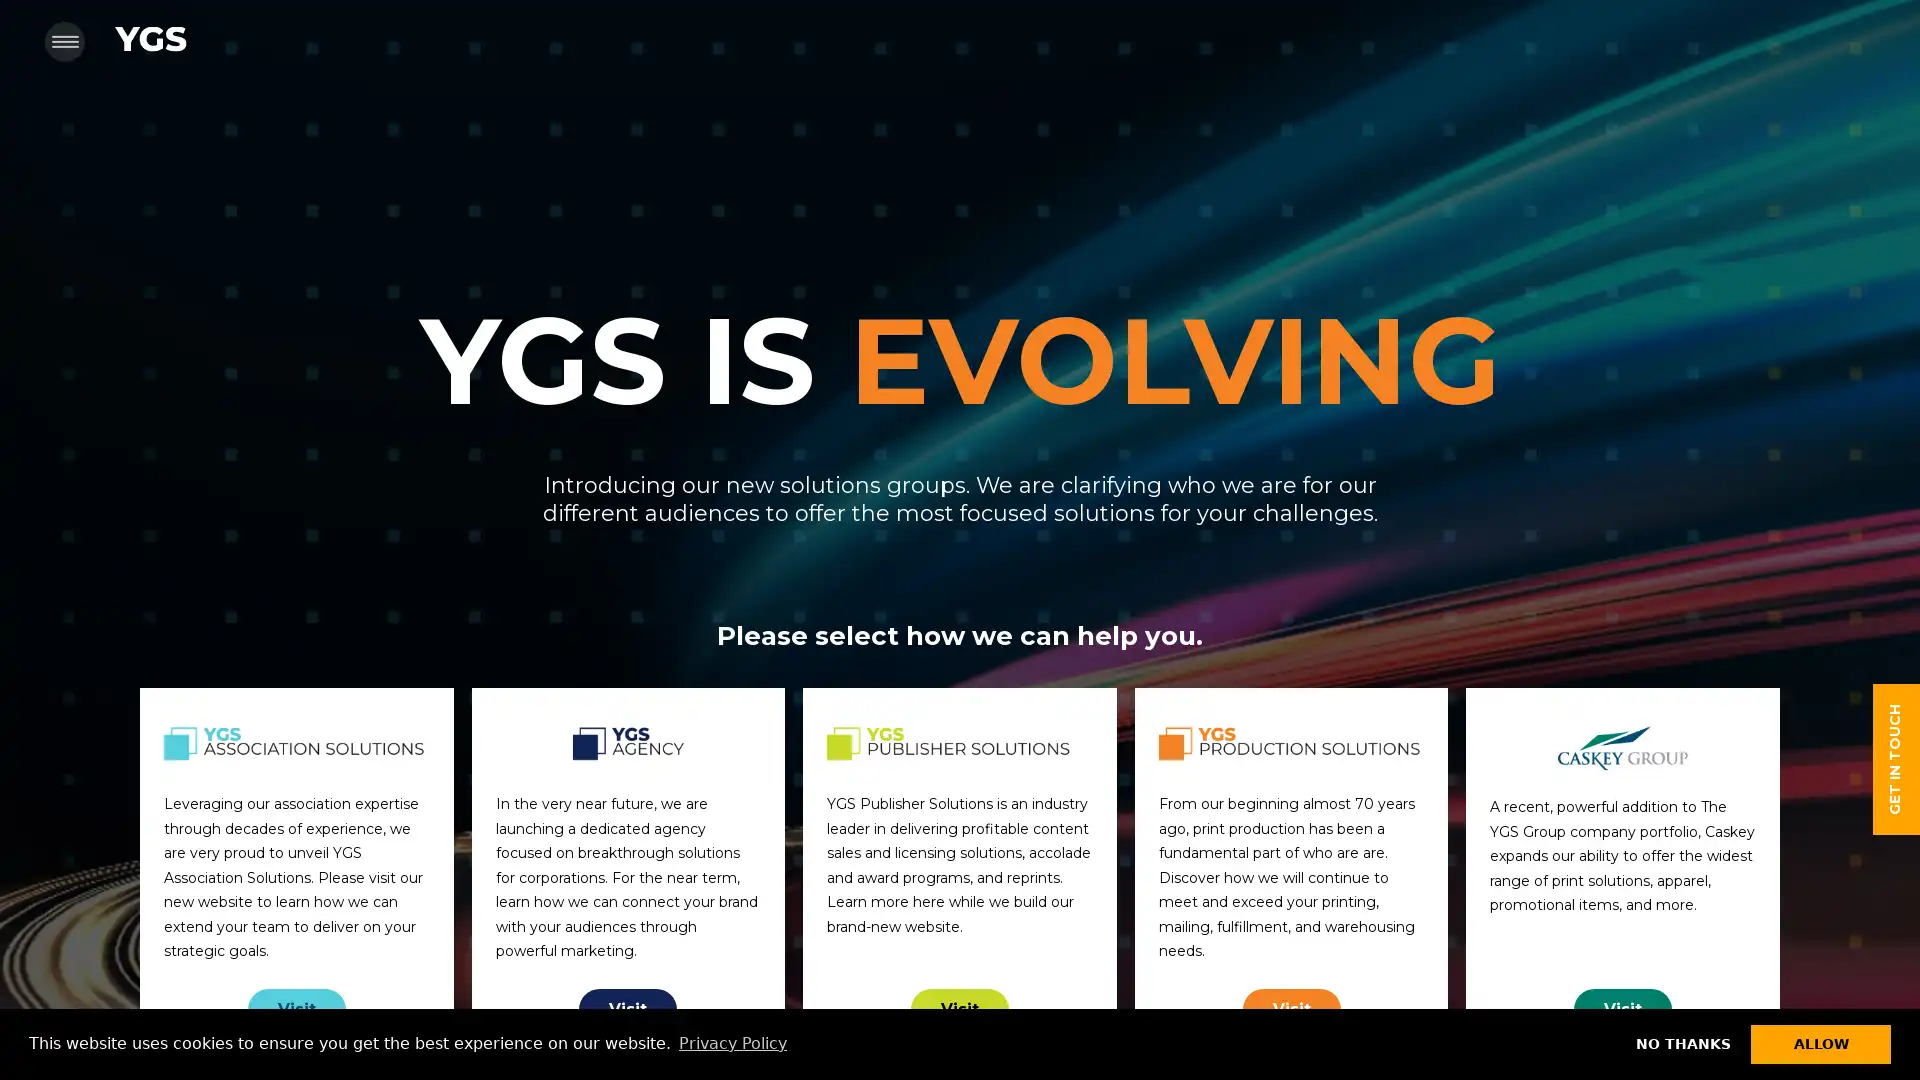 Image resolution: width=1920 pixels, height=1080 pixels. I want to click on learn more about cookies, so click(731, 1043).